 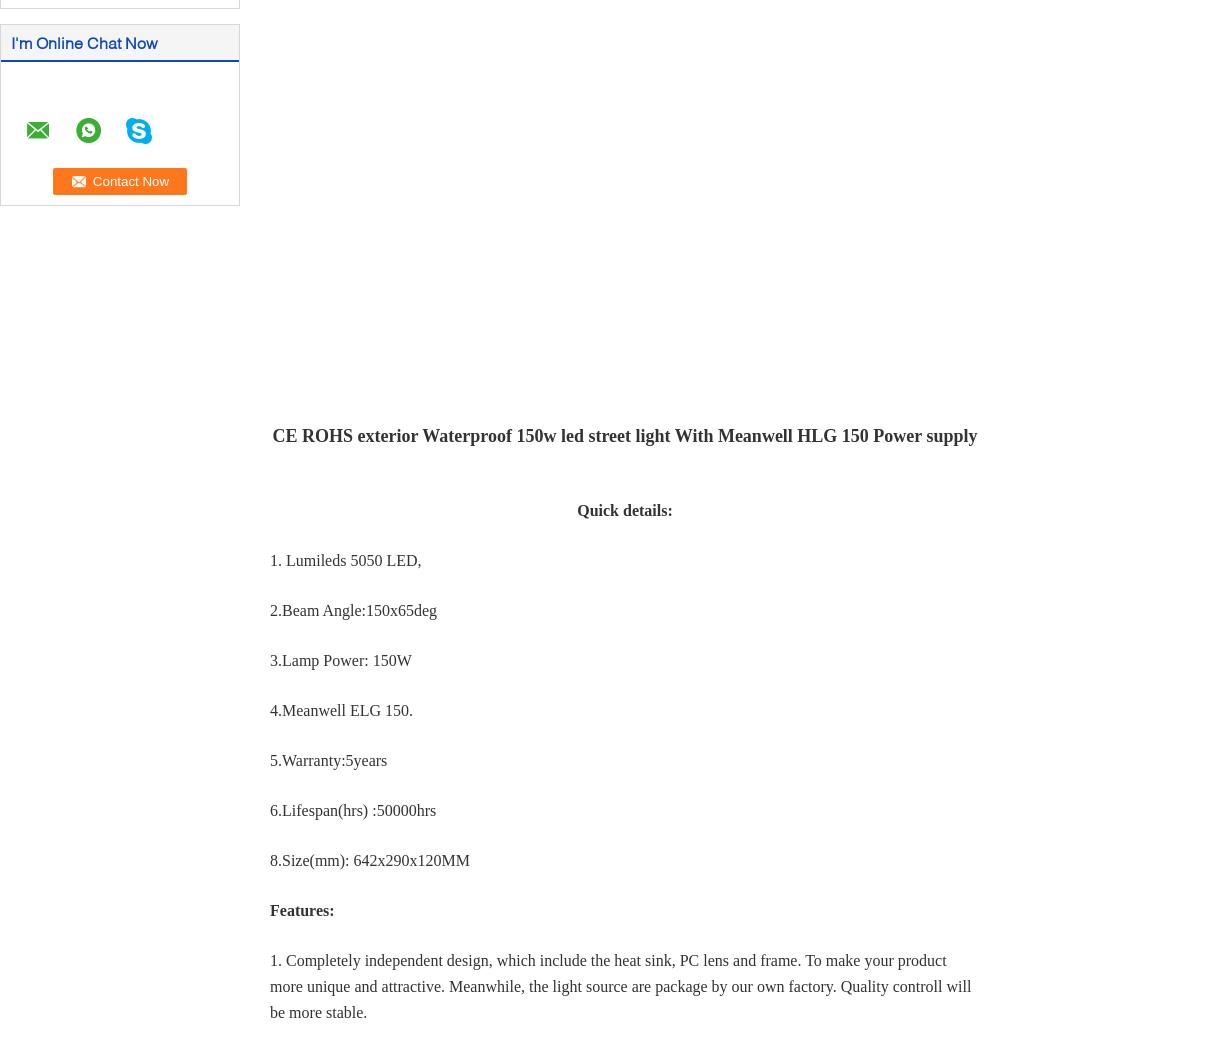 I want to click on 'I'm Online Chat Now', so click(x=83, y=41).